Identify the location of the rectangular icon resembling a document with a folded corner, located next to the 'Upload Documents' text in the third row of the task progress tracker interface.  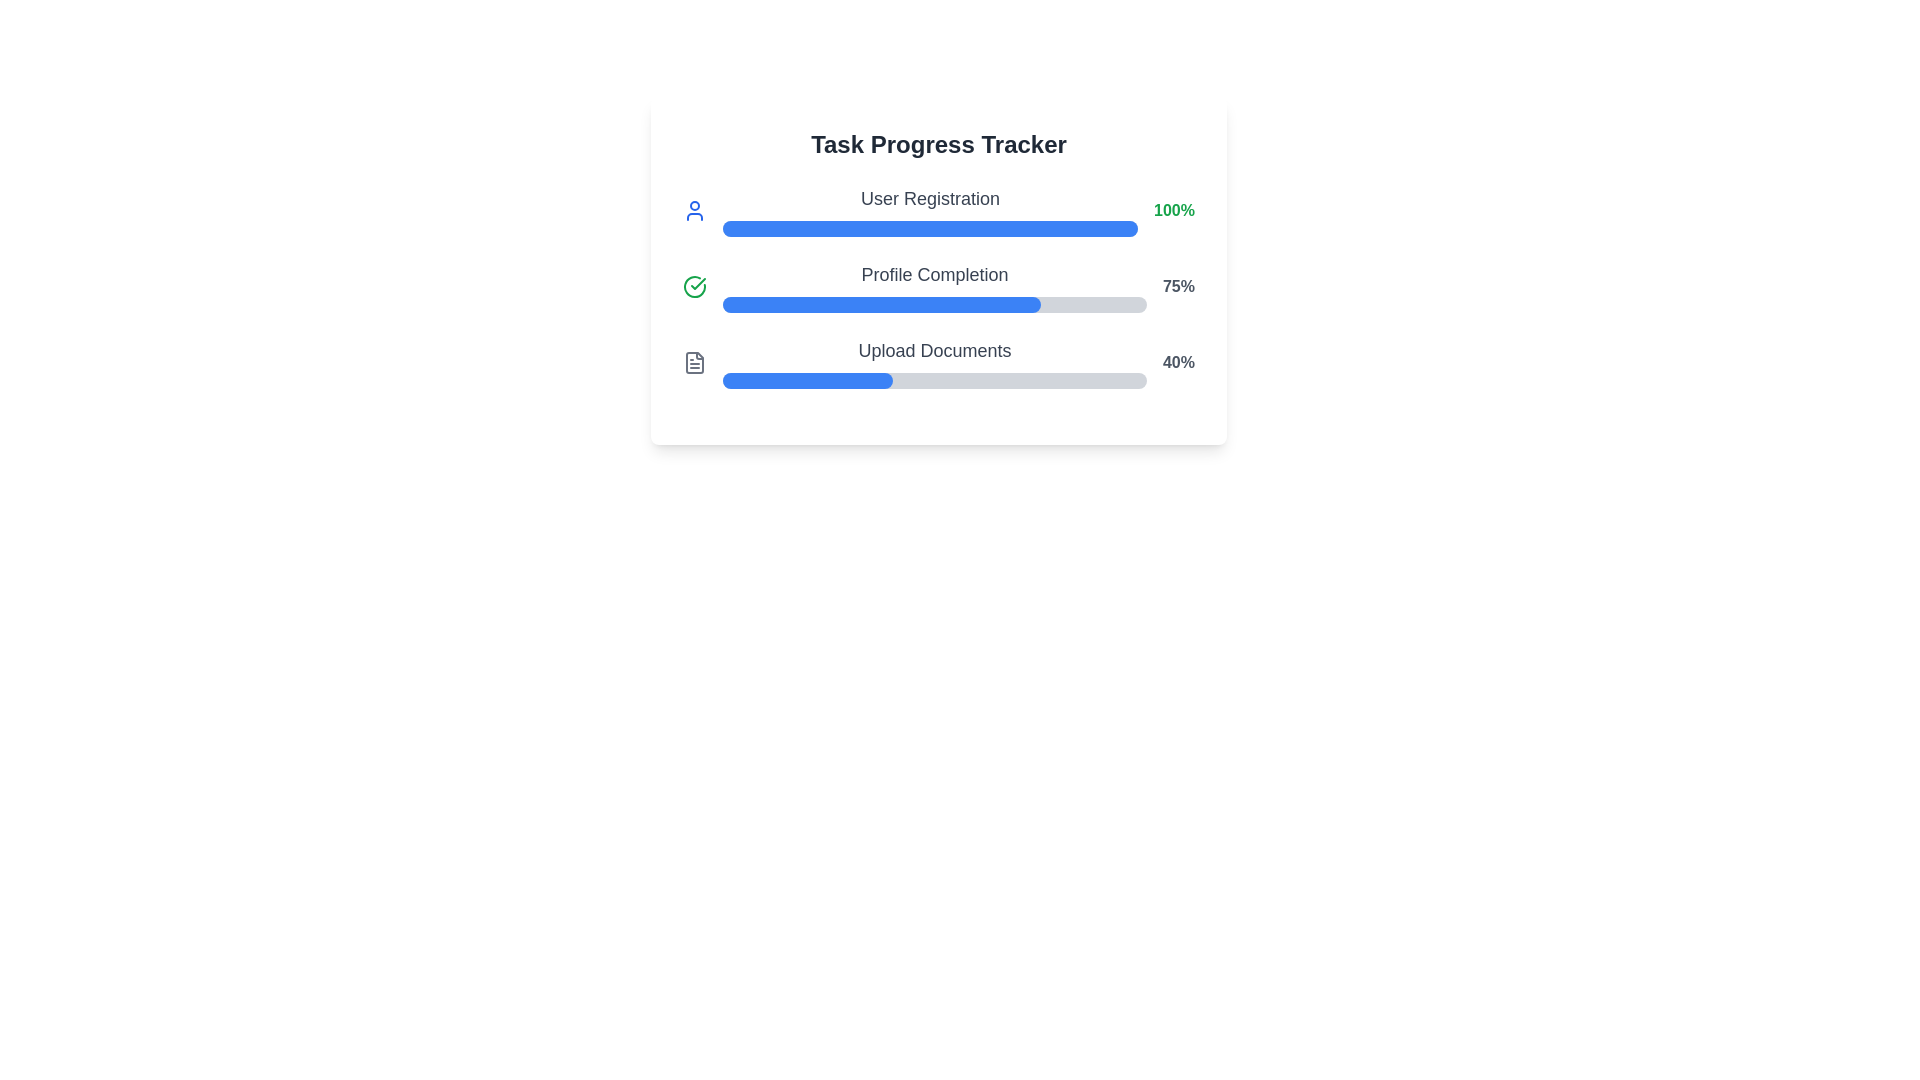
(695, 362).